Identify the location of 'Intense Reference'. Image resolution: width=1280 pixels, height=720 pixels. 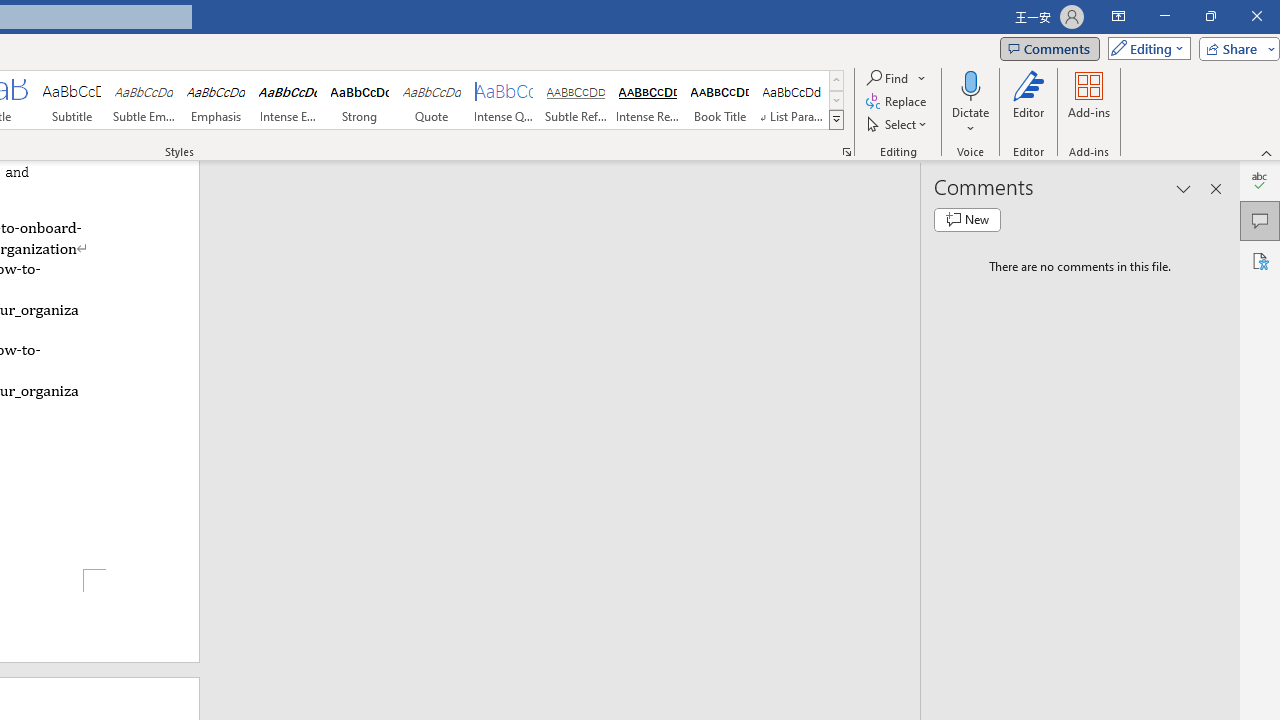
(647, 100).